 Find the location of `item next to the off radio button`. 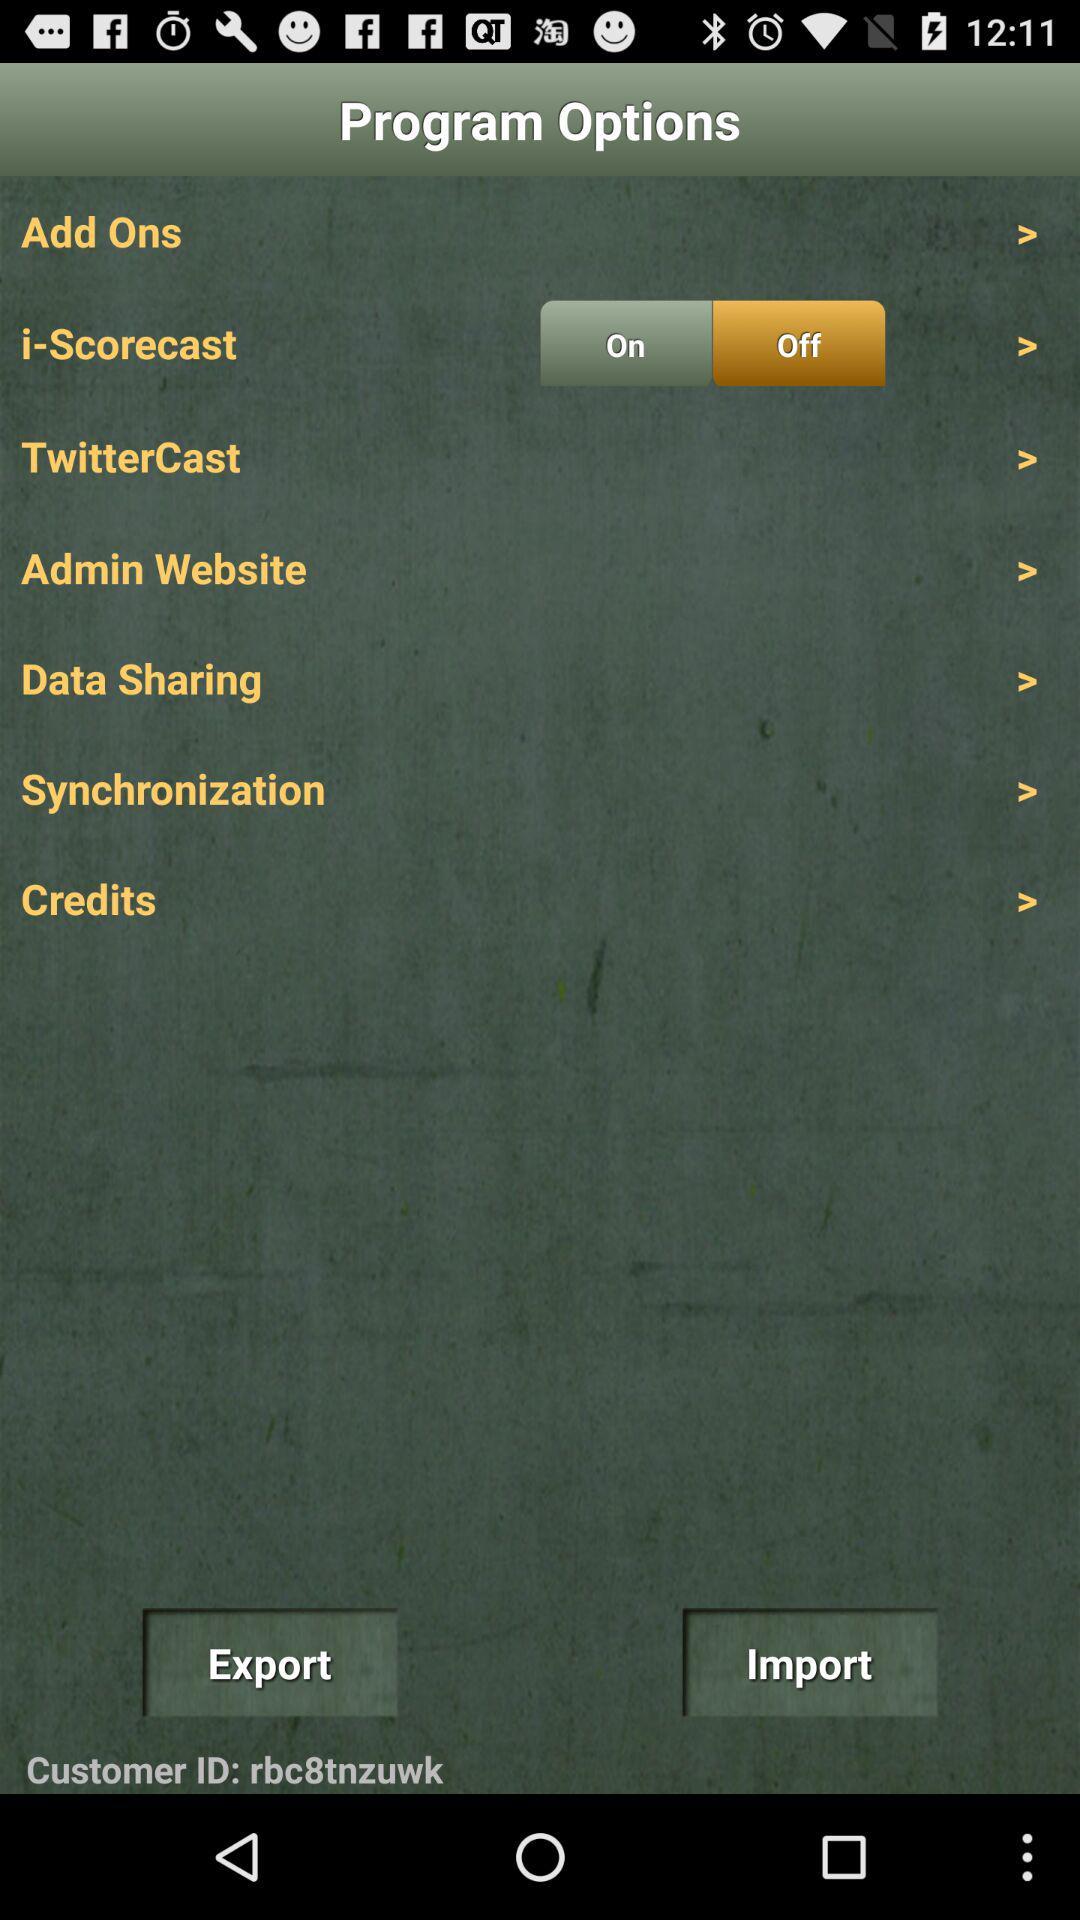

item next to the off radio button is located at coordinates (625, 343).